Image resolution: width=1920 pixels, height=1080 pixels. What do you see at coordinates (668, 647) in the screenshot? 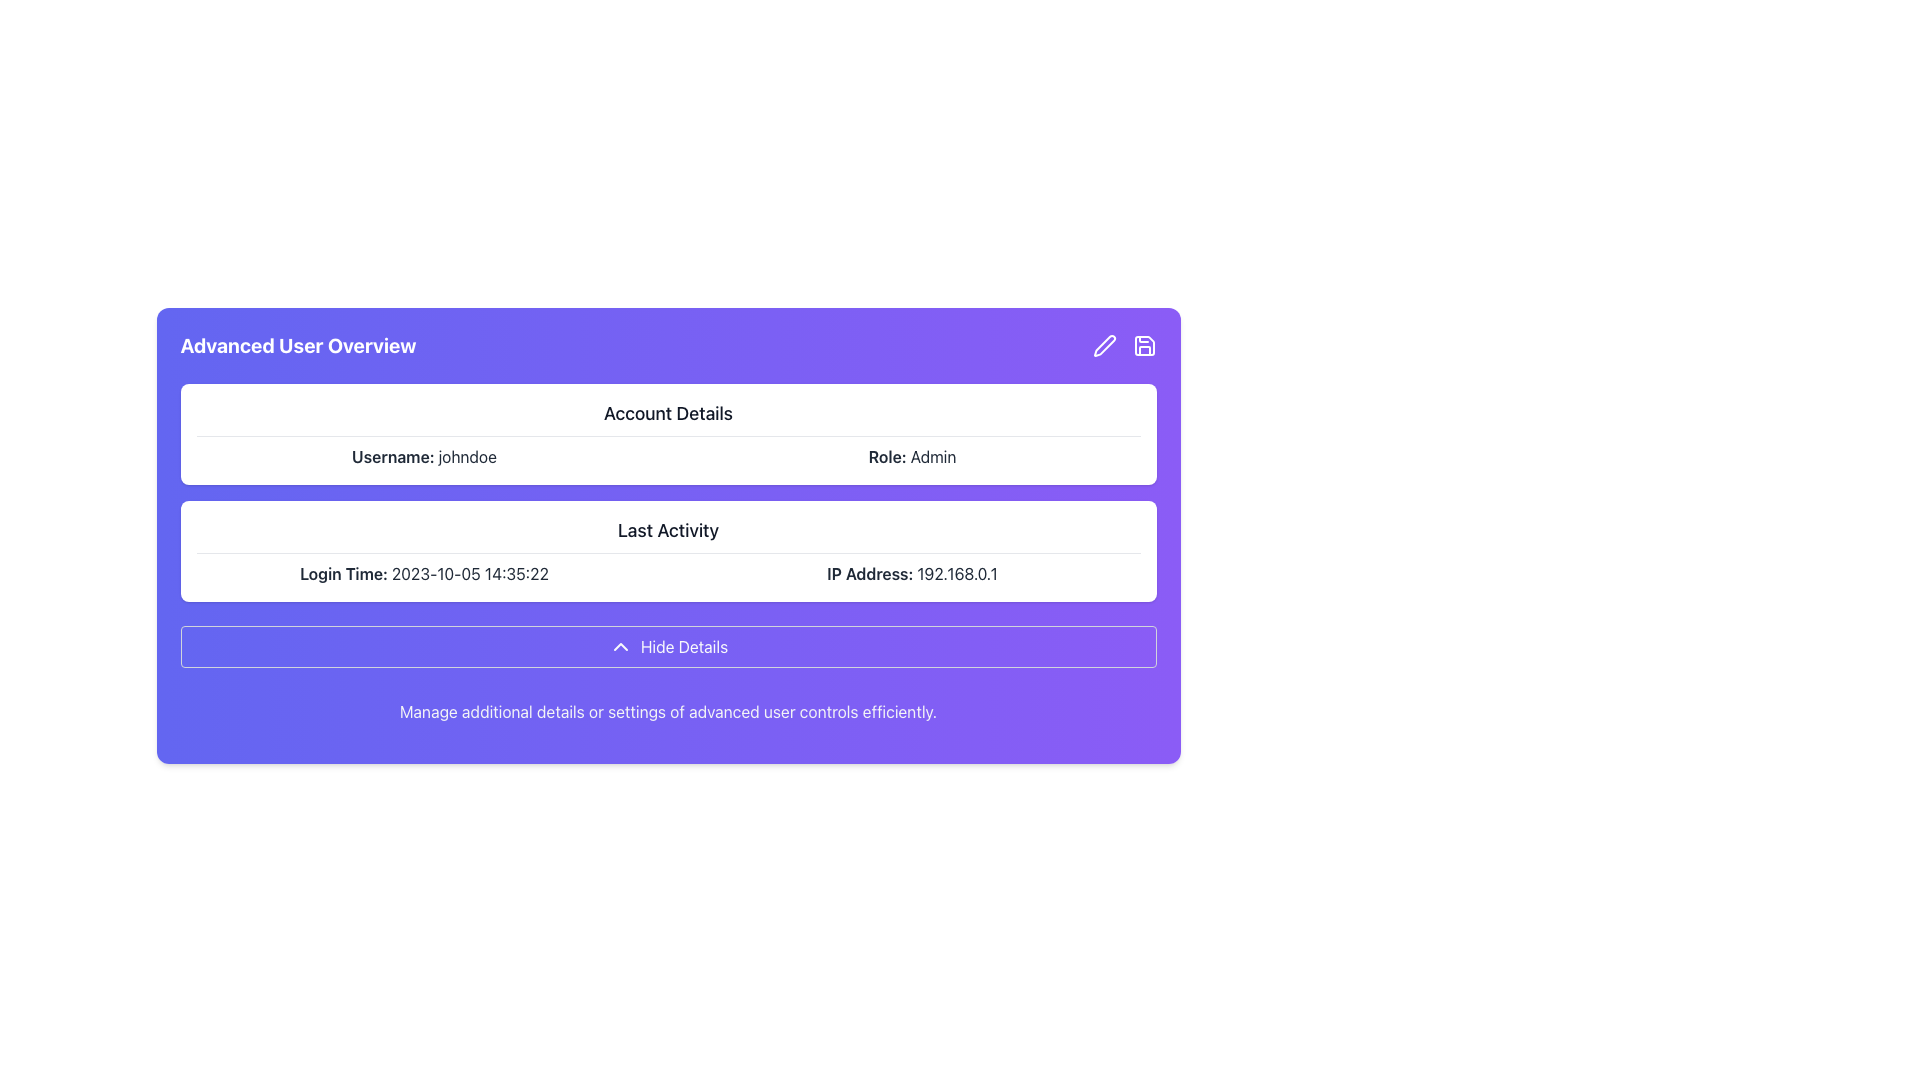
I see `the 'Hide Details' button with a purple gradient background and an upward arrow icon to hide the details` at bounding box center [668, 647].